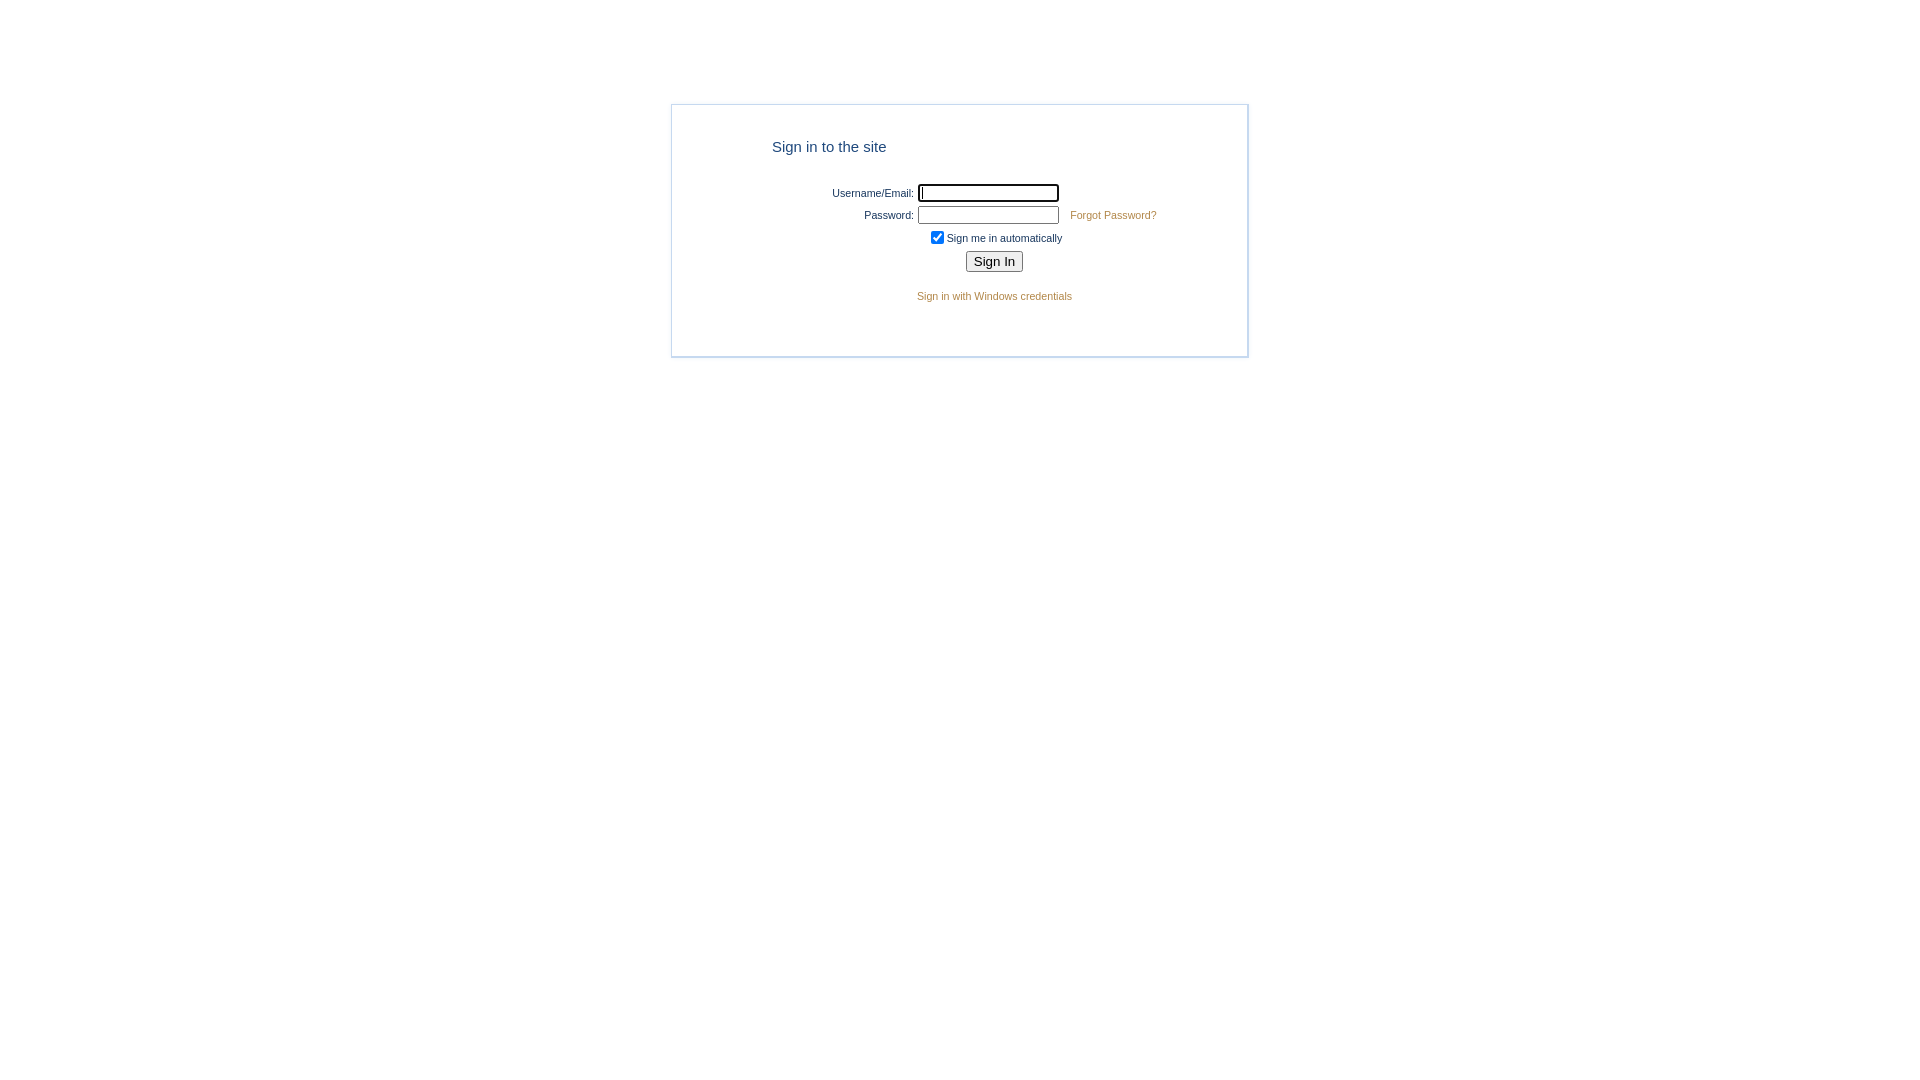 The image size is (1920, 1080). I want to click on 'Forgot Password?', so click(1112, 215).